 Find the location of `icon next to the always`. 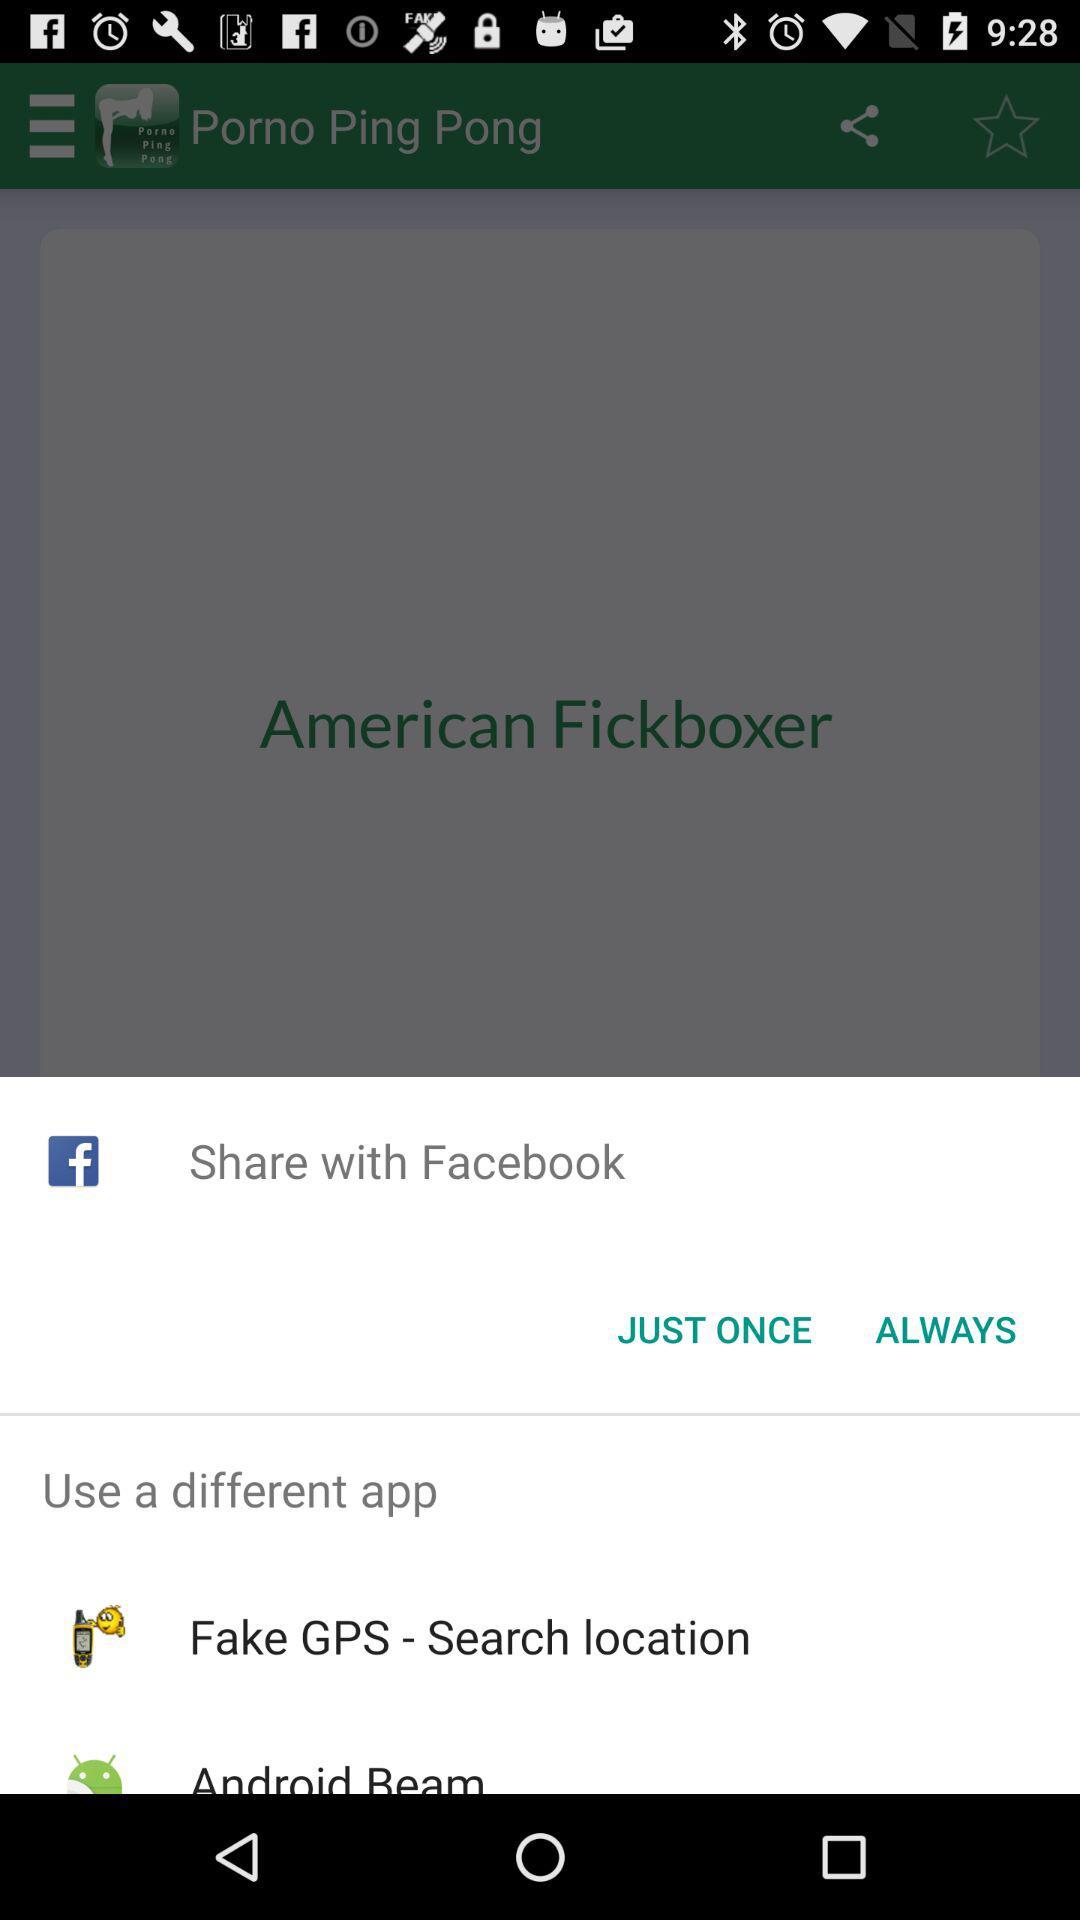

icon next to the always is located at coordinates (713, 1329).